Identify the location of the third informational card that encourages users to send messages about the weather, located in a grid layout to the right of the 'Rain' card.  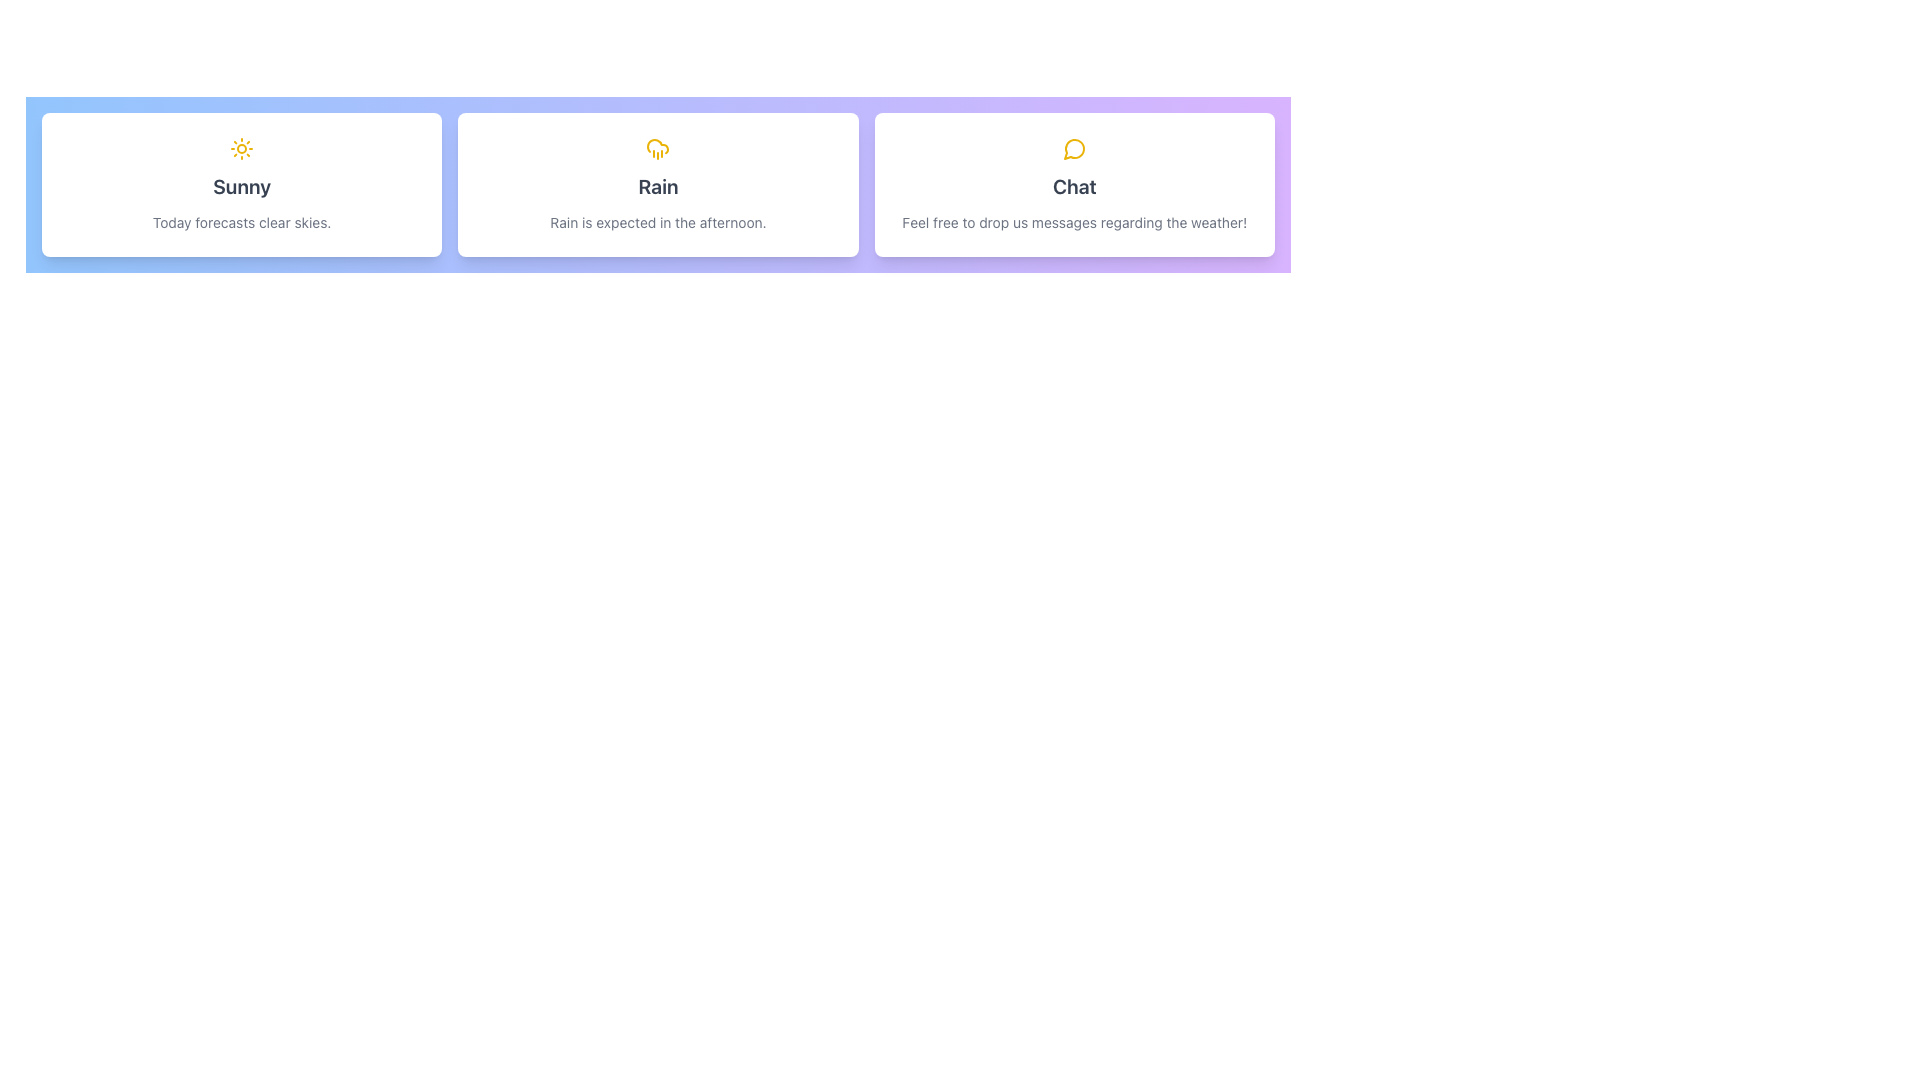
(1073, 185).